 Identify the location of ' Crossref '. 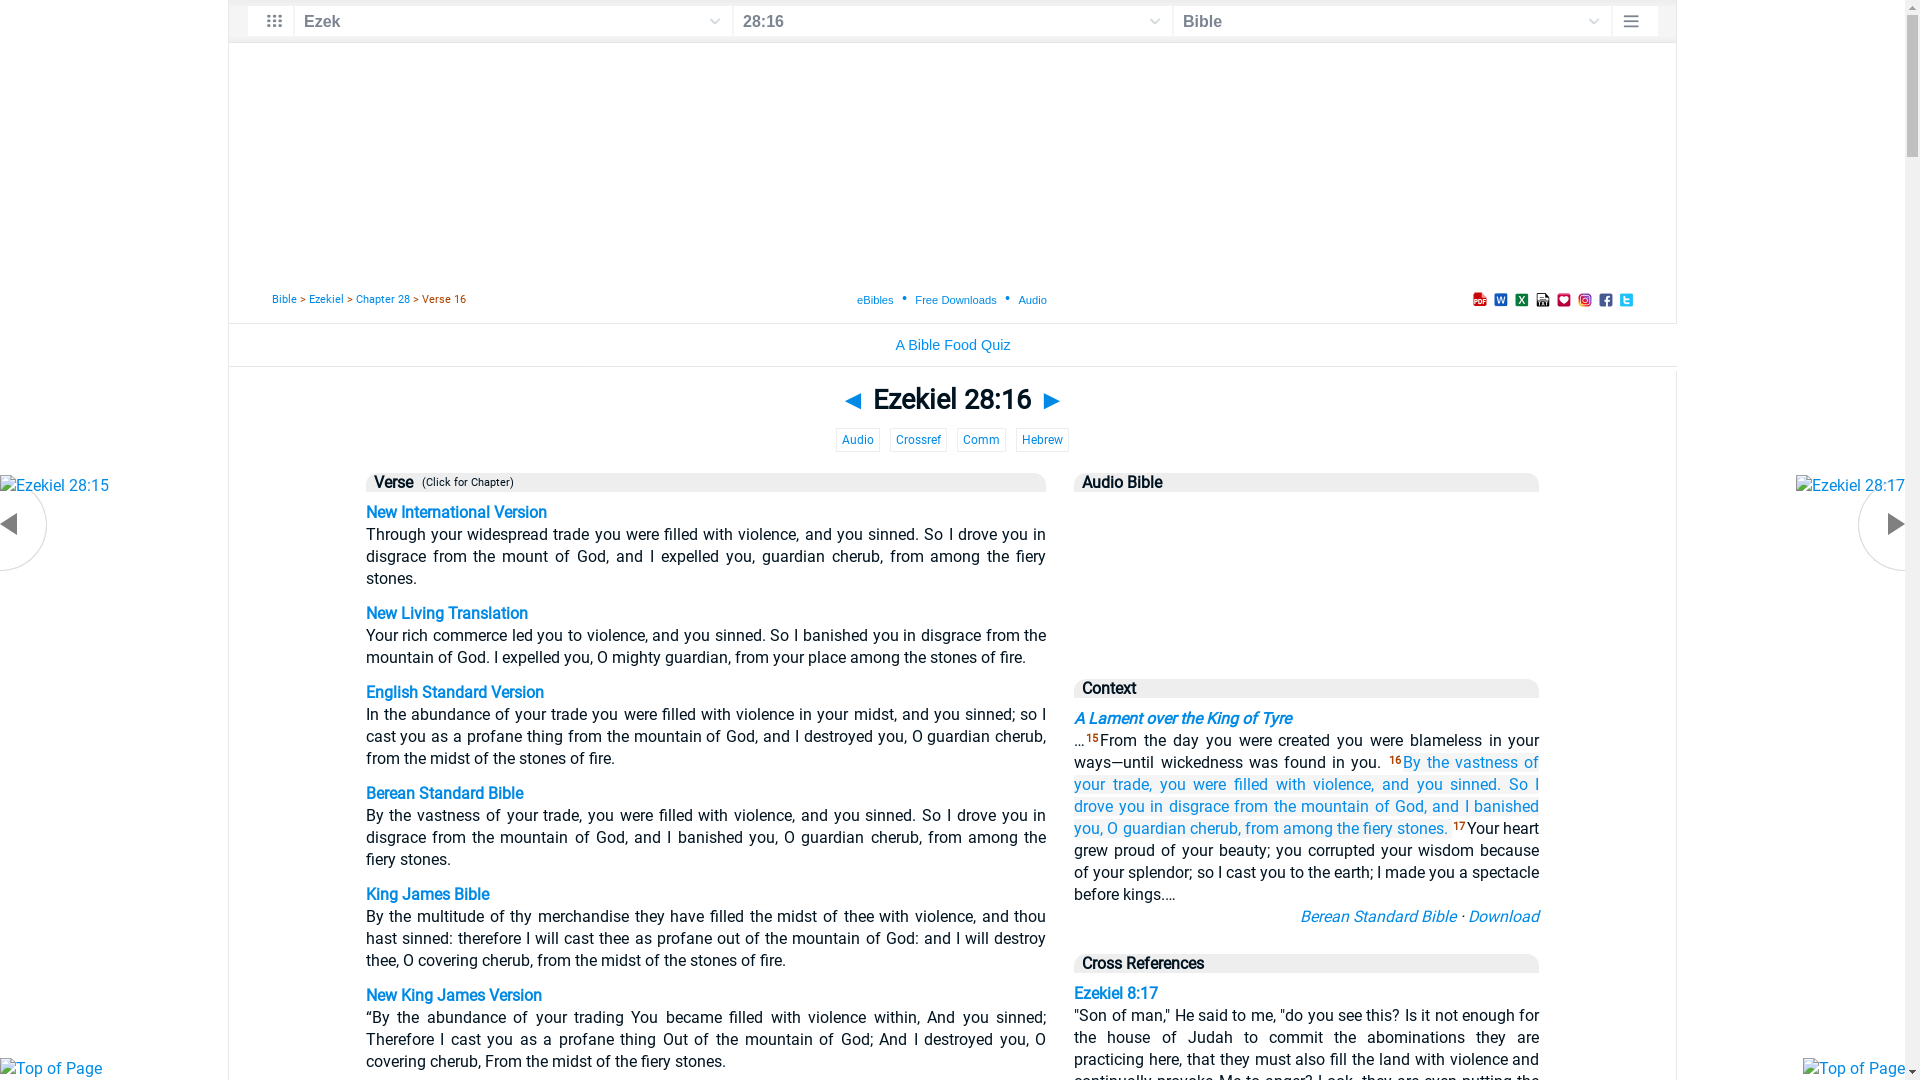
(917, 438).